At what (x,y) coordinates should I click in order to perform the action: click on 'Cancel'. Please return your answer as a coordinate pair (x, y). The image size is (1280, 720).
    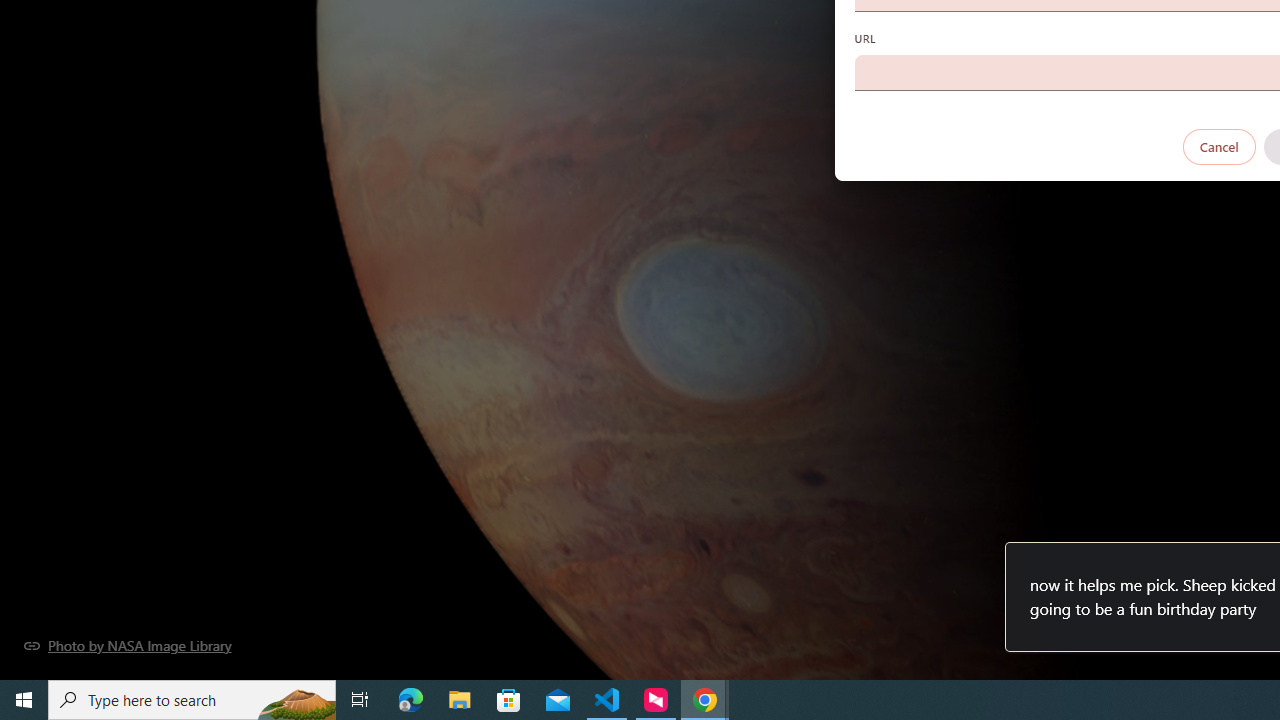
    Looking at the image, I should click on (1217, 145).